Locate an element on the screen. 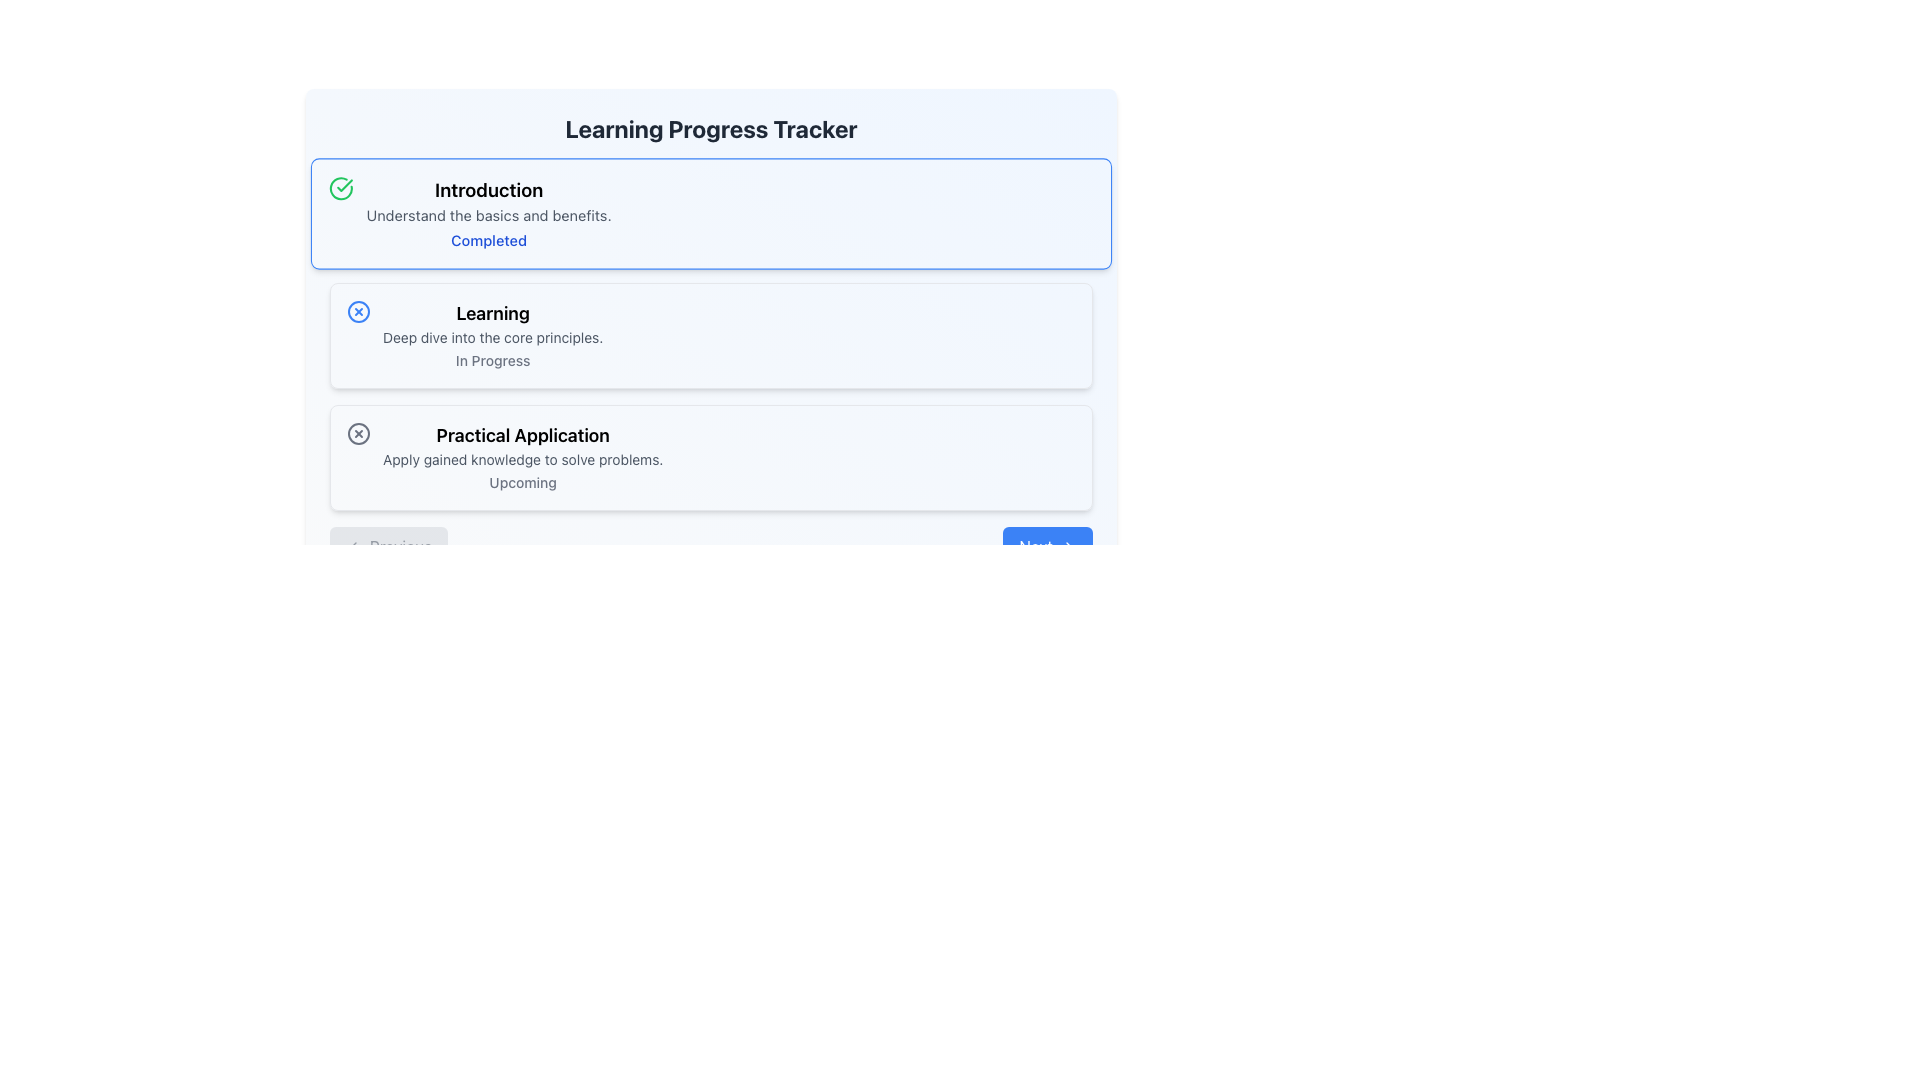  the SVG graphic, specifically a circle containing a cross symbol, which indicates an error or incomplete state, located to the left of the text 'Practical Application' is located at coordinates (359, 433).